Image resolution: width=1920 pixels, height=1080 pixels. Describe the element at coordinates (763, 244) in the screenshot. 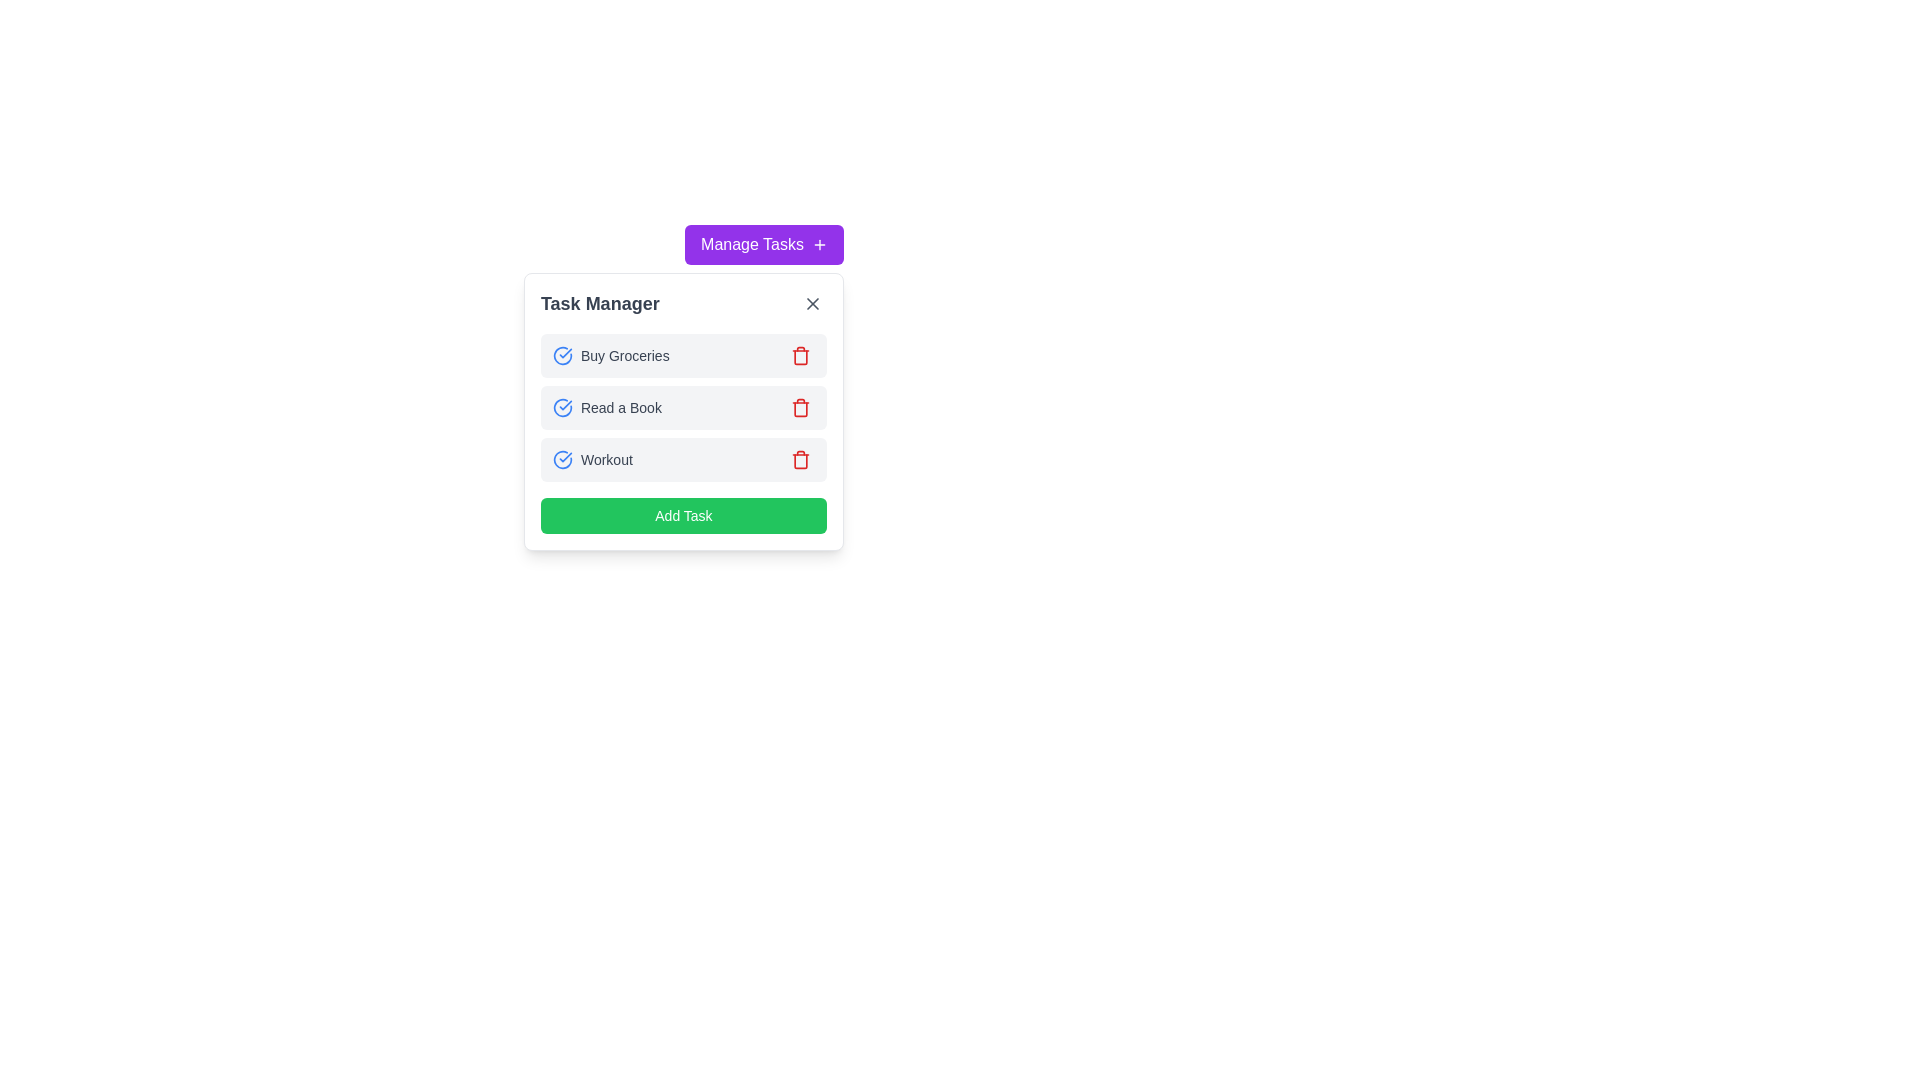

I see `the 'Manage Tasks' button with a '+' icon` at that location.